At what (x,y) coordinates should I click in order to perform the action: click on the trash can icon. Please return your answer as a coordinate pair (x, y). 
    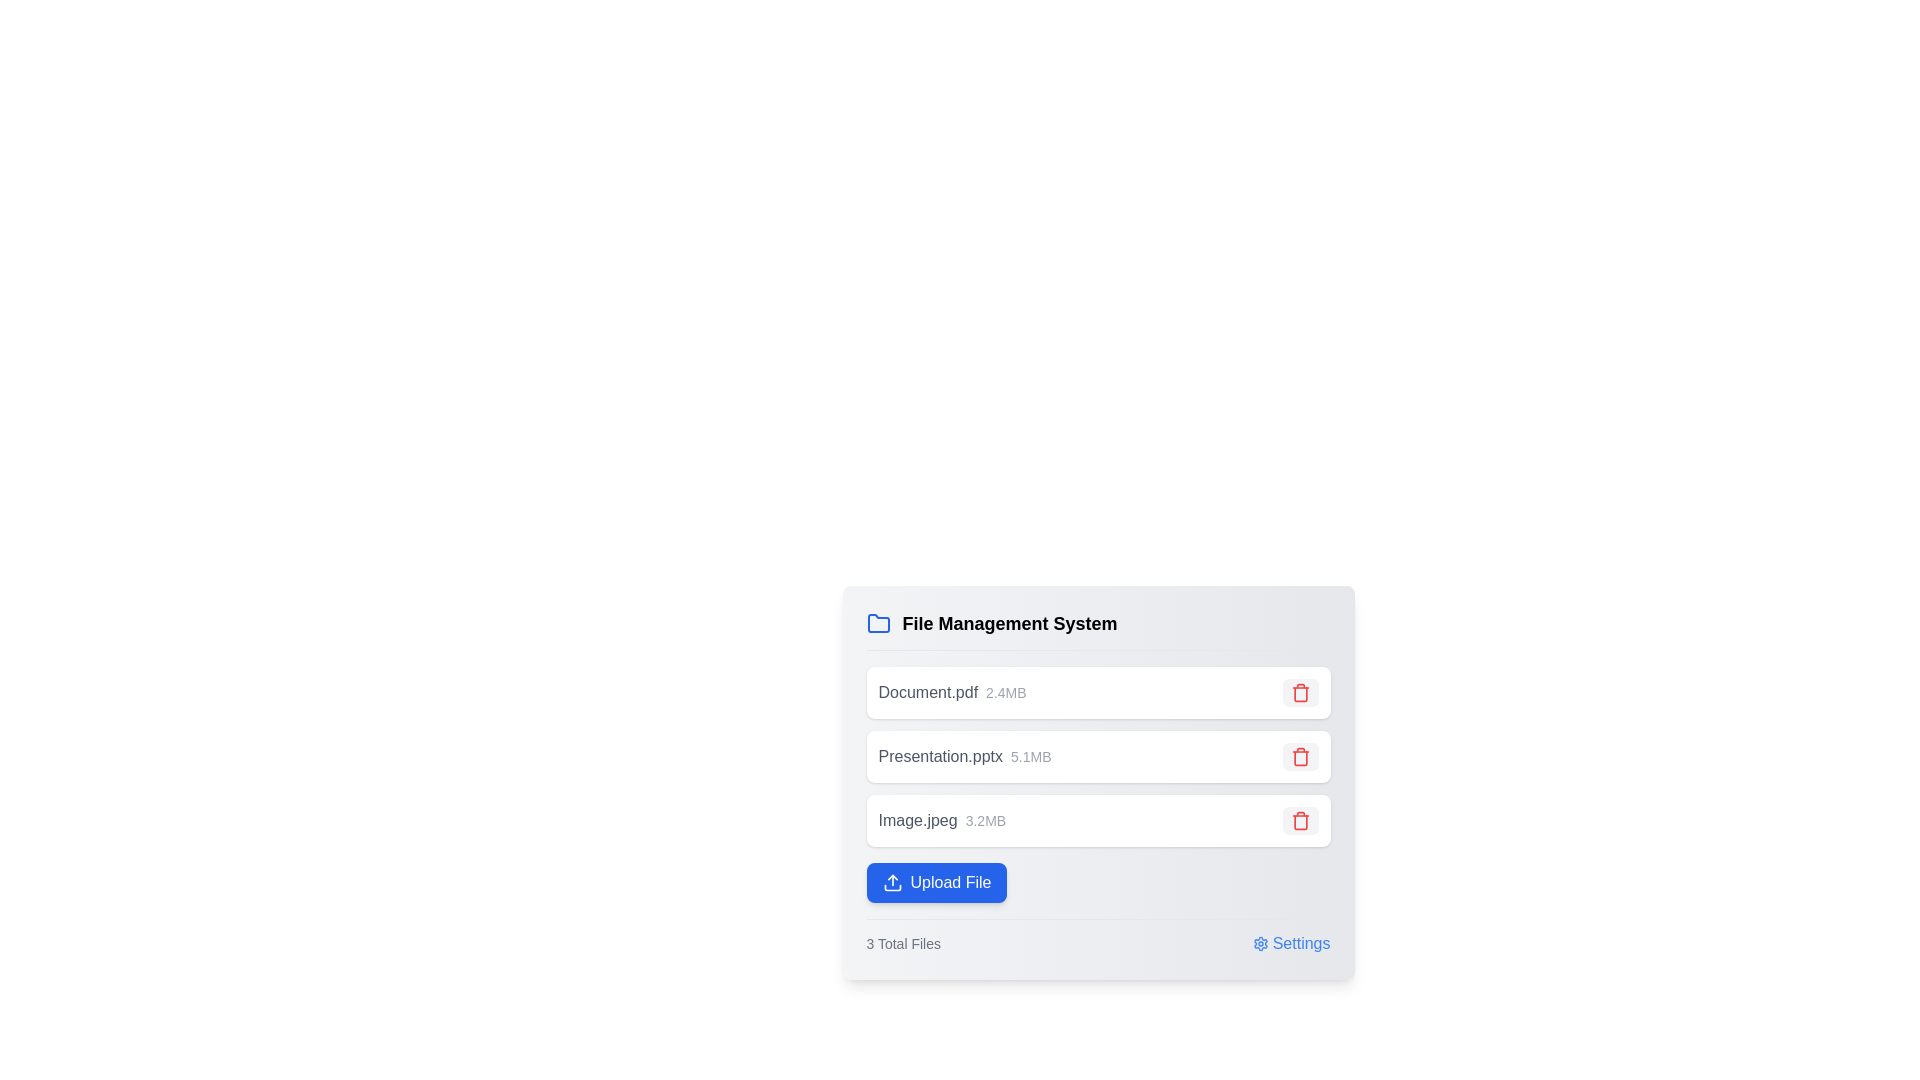
    Looking at the image, I should click on (1300, 821).